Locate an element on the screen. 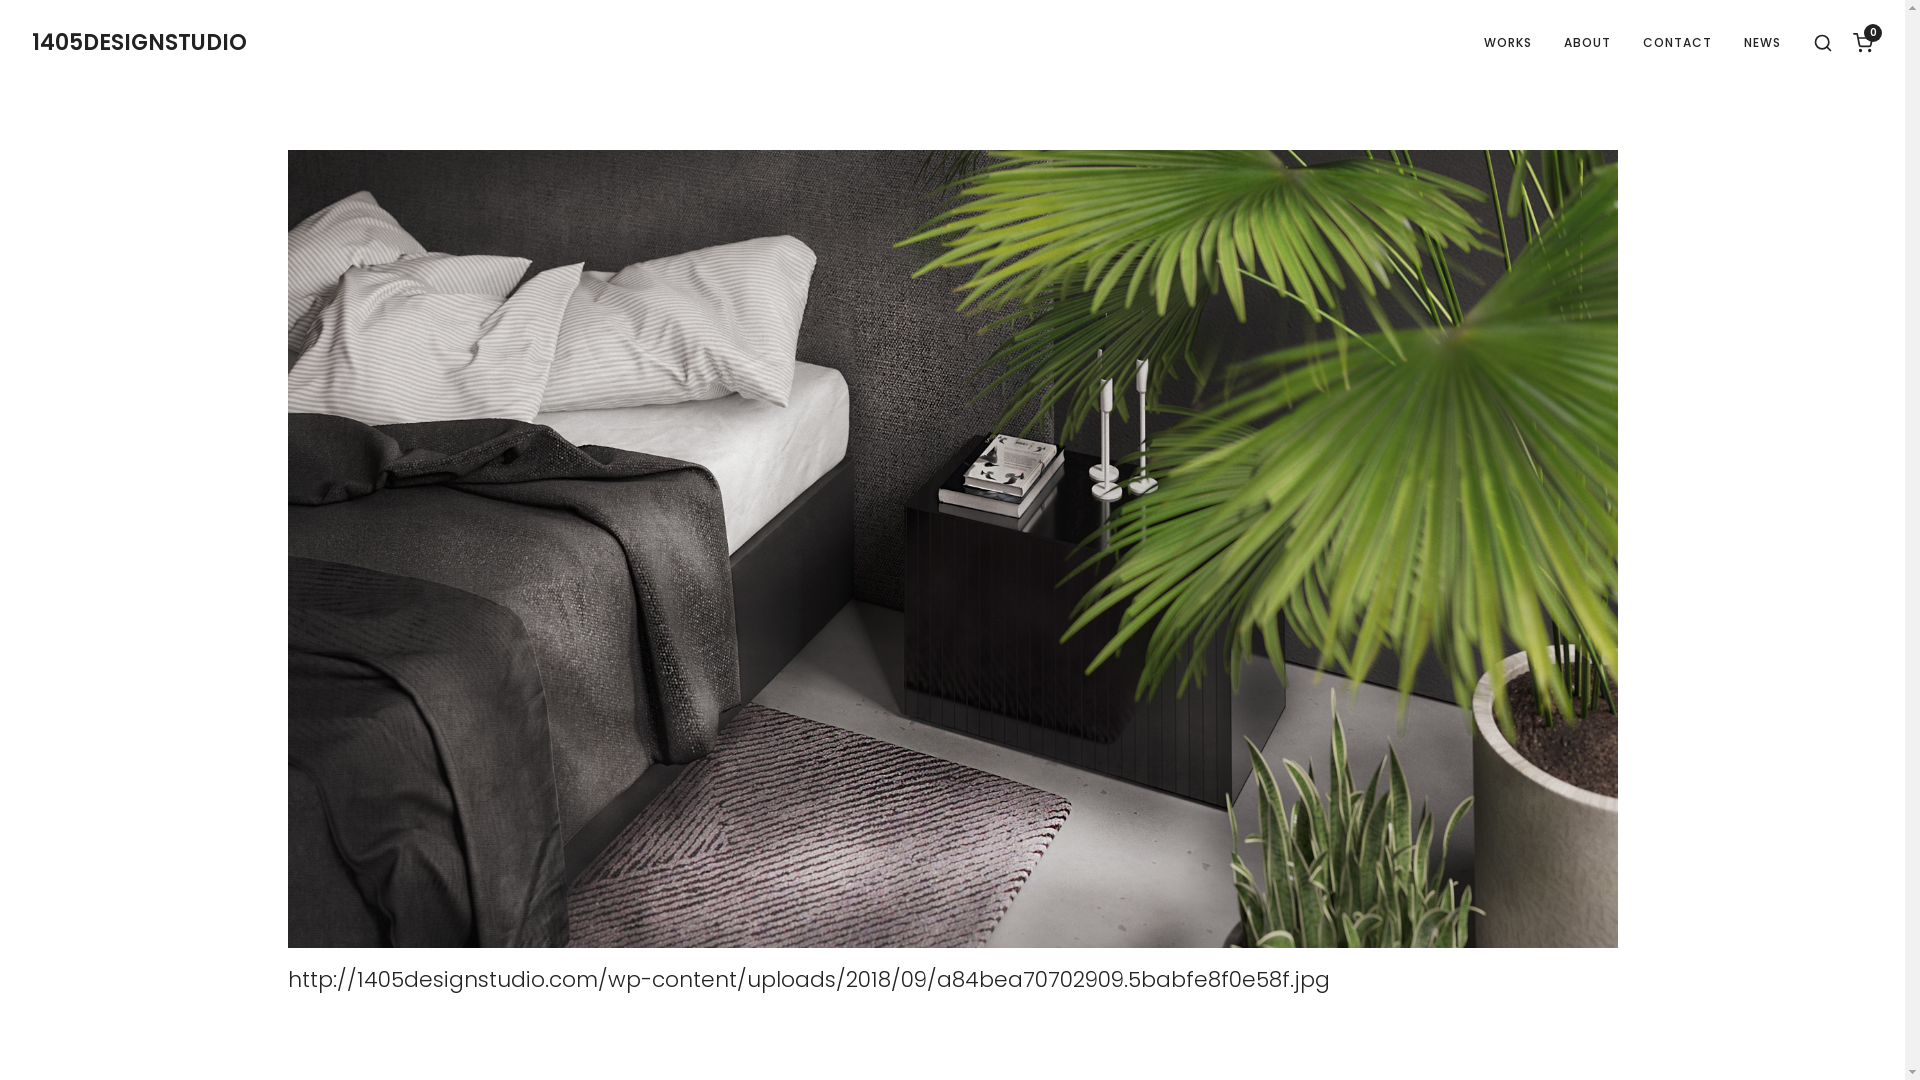 The height and width of the screenshot is (1080, 1920). '0' is located at coordinates (1861, 42).